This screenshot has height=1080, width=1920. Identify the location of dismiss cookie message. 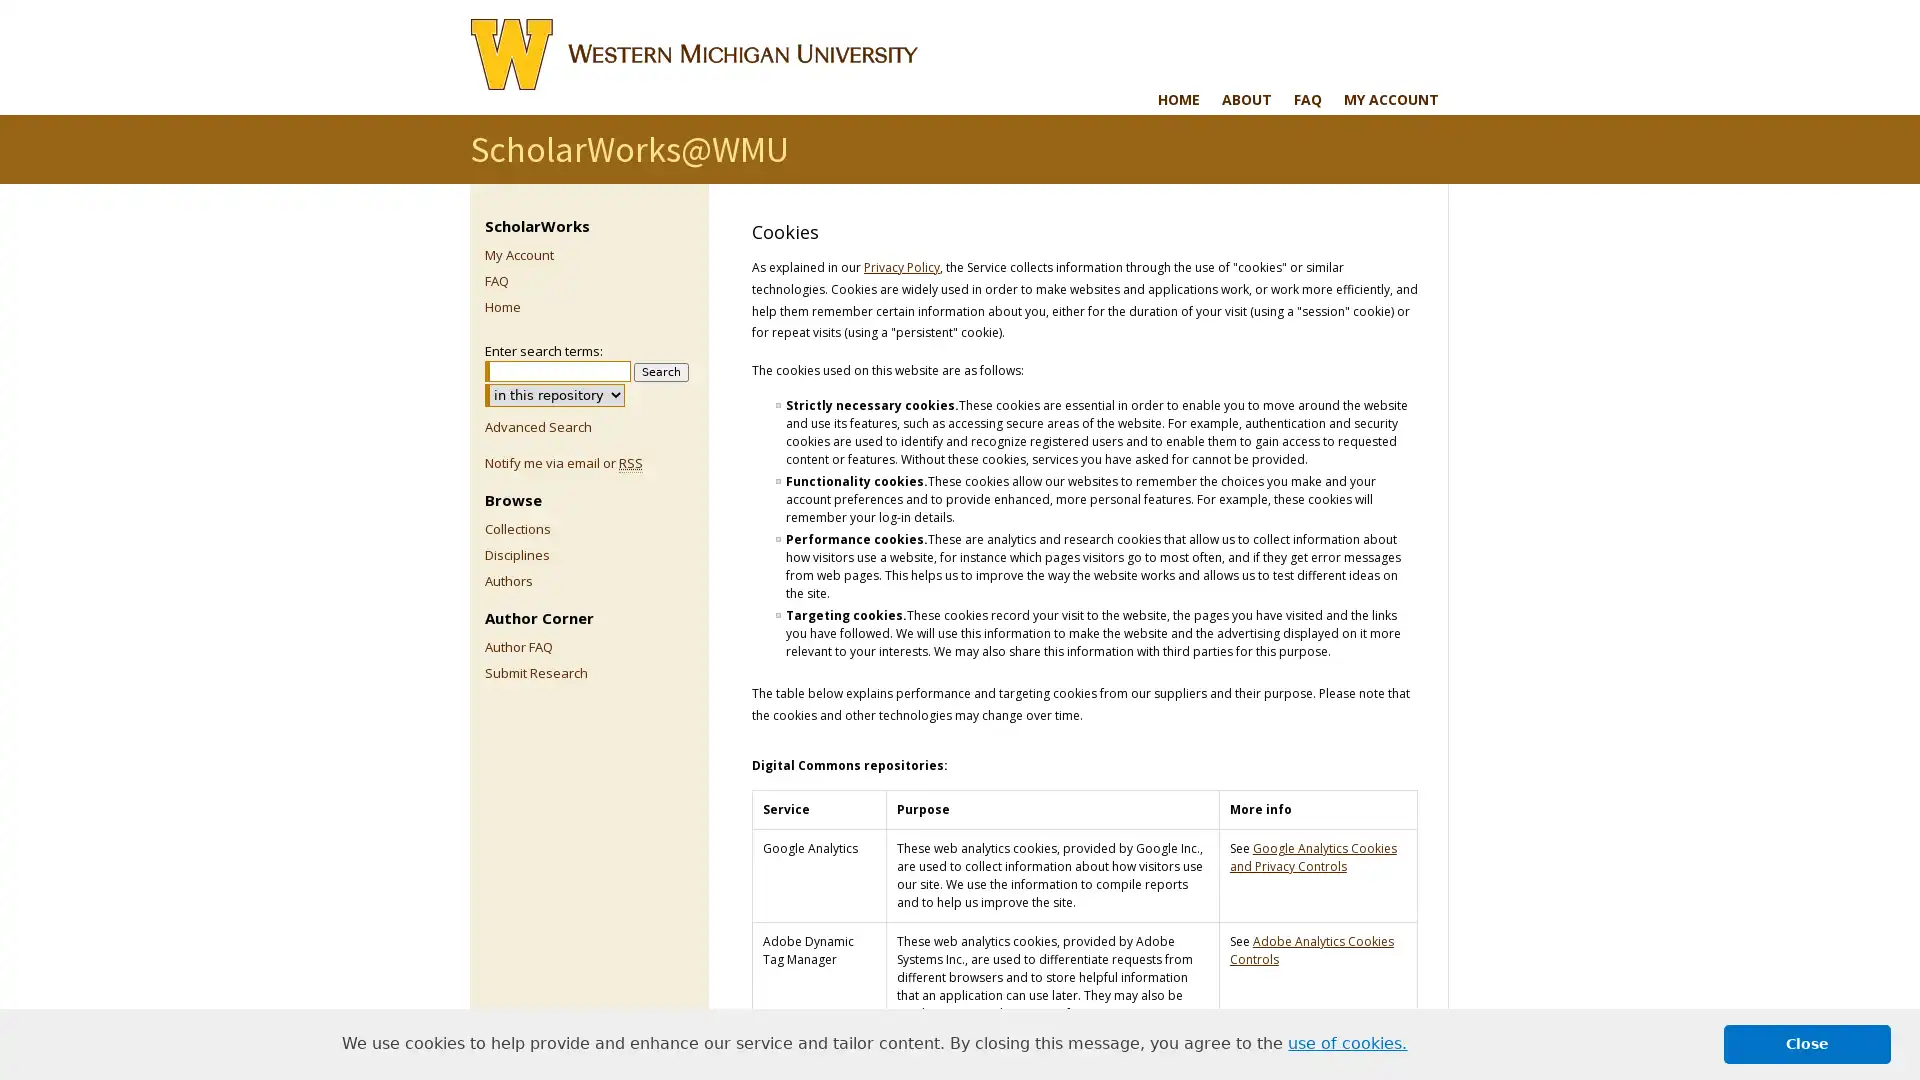
(1807, 1043).